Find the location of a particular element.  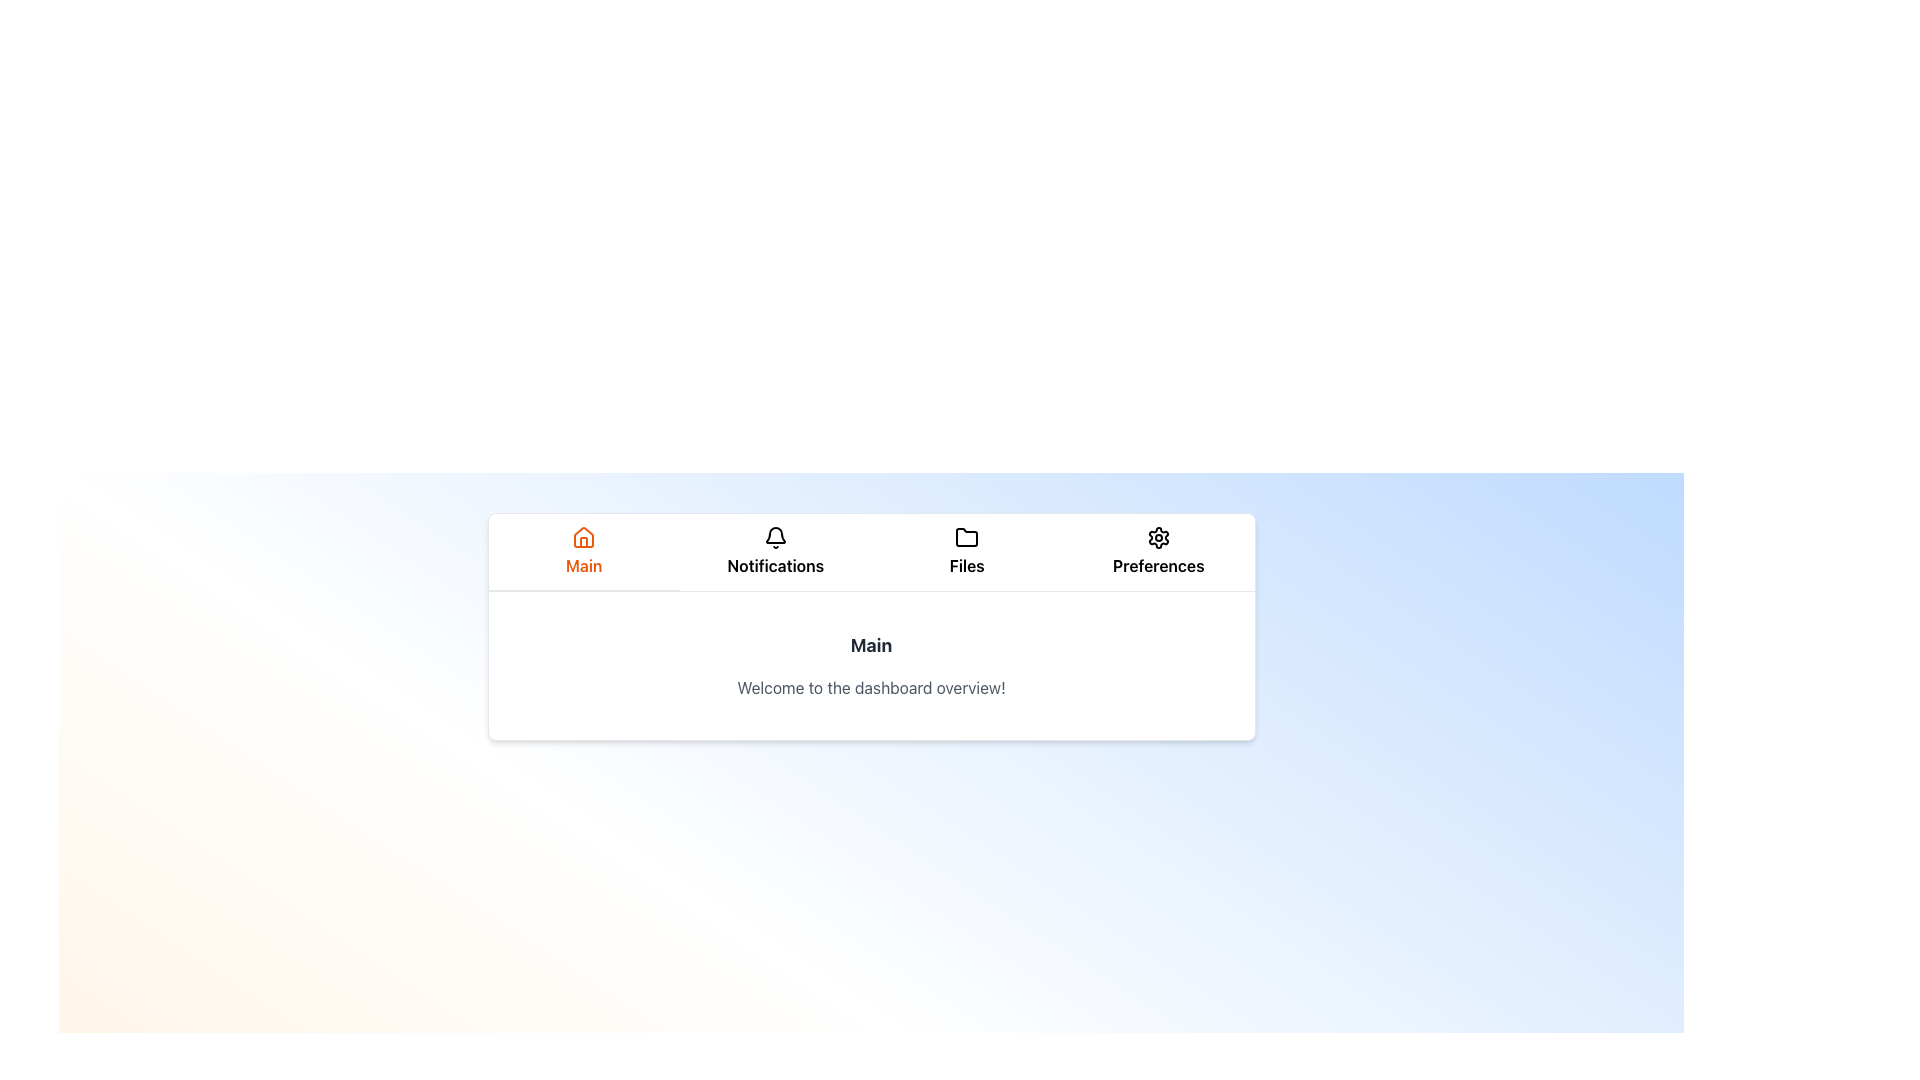

the 'Notifications' text label, which is displayed in bold, black font and is positioned below the bell-shaped icon in the horizontal navigation bar is located at coordinates (774, 566).